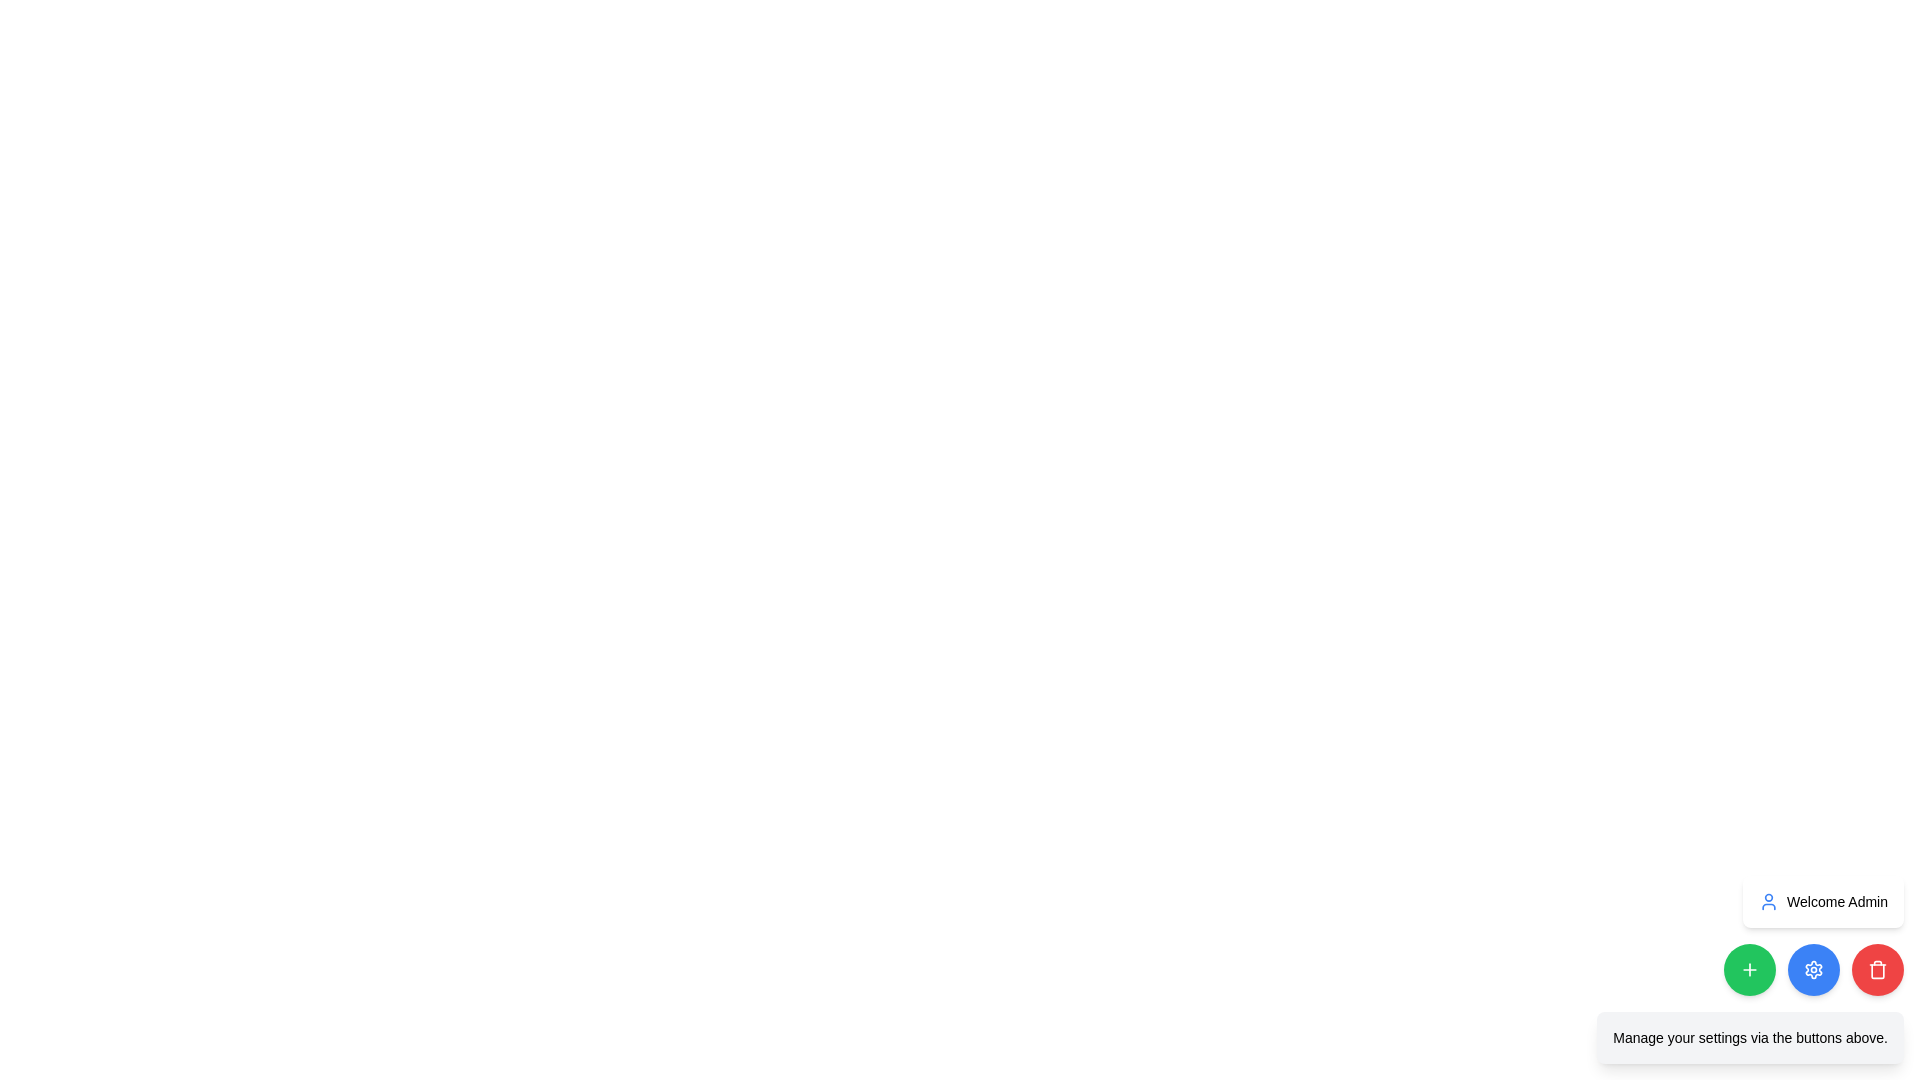 This screenshot has height=1080, width=1920. Describe the element at coordinates (1814, 968) in the screenshot. I see `the clickable settings icon located in the circular blue button at the bottom-right corner of the interface` at that location.